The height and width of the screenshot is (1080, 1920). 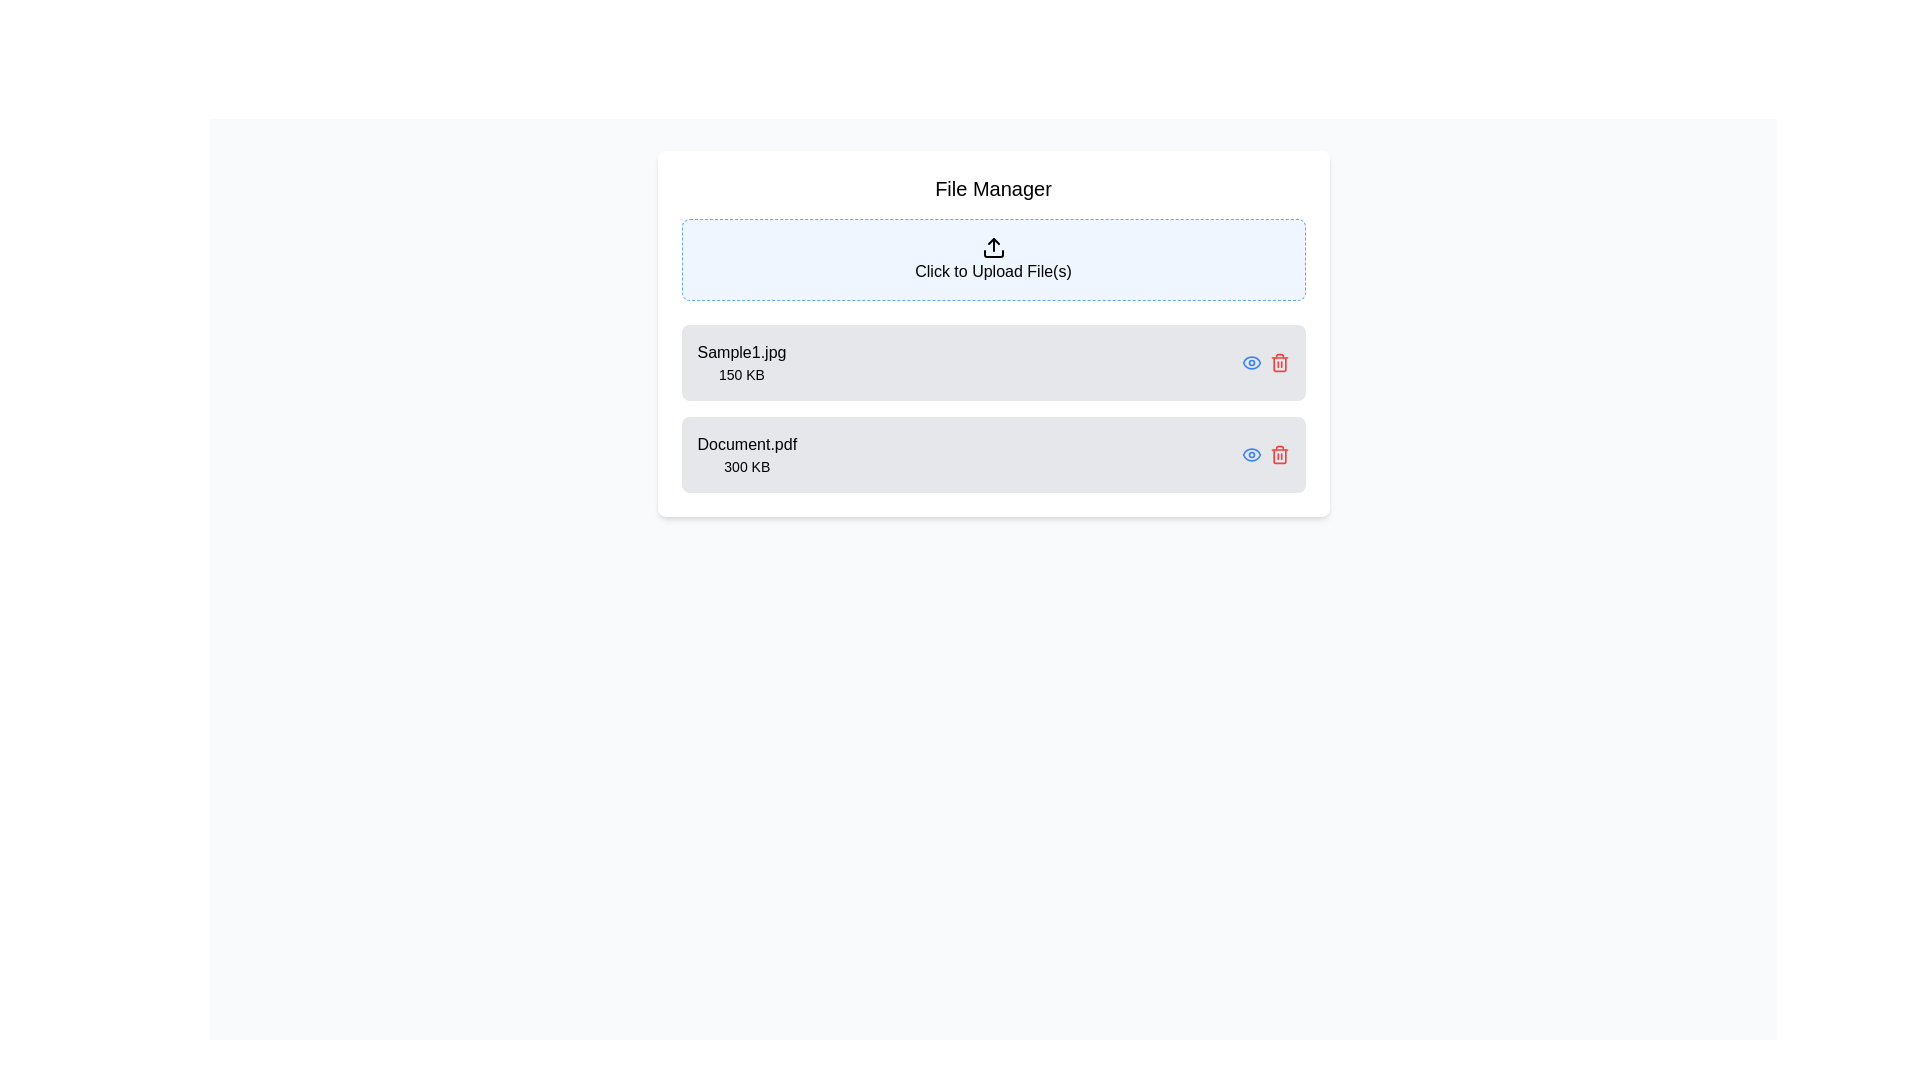 I want to click on the file upload button located in the 'File Manager' card, positioned centrally above the file entries 'Sample1.jpg' and 'Document.pdf', so click(x=993, y=258).